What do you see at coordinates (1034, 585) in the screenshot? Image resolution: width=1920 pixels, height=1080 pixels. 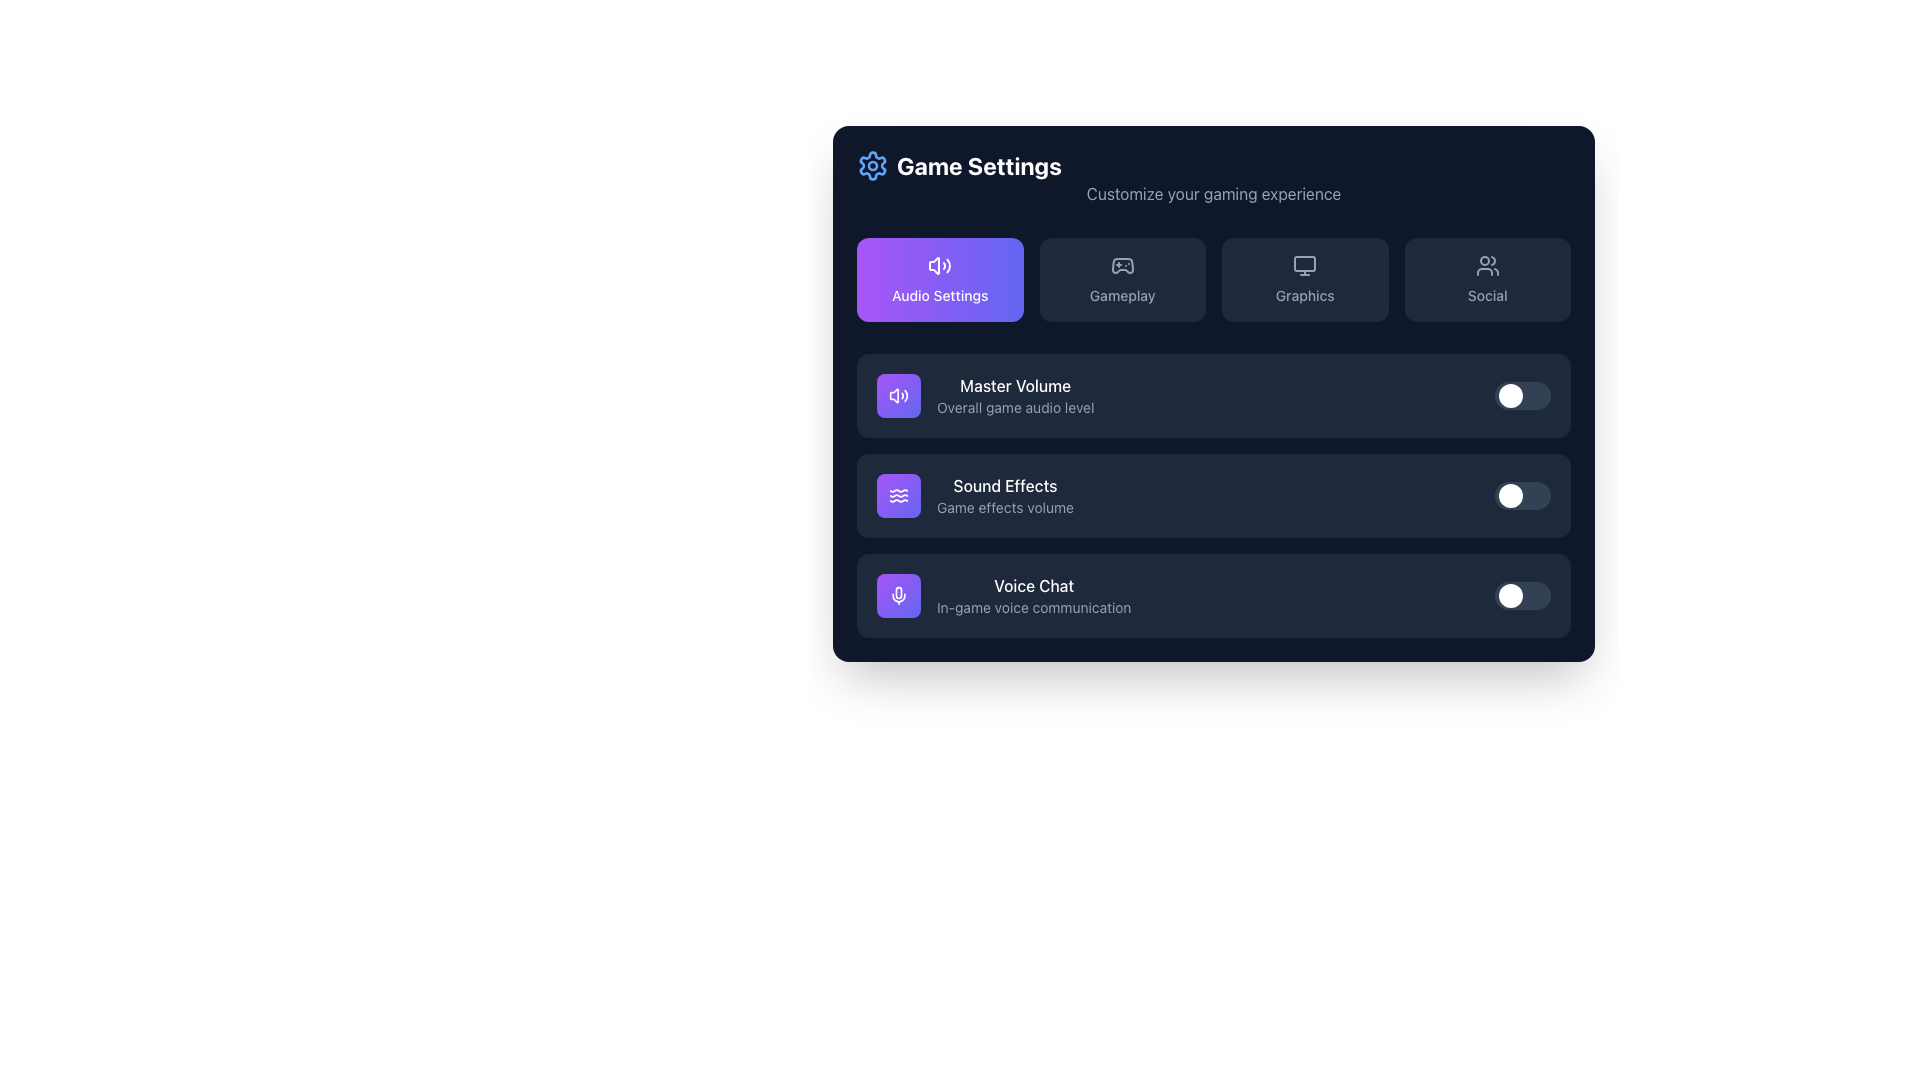 I see `the 'Voice Chat' text label, which is styled in white medium-weight font and prominently positioned in the settings panel above the subtitle 'In-game voice communication'` at bounding box center [1034, 585].